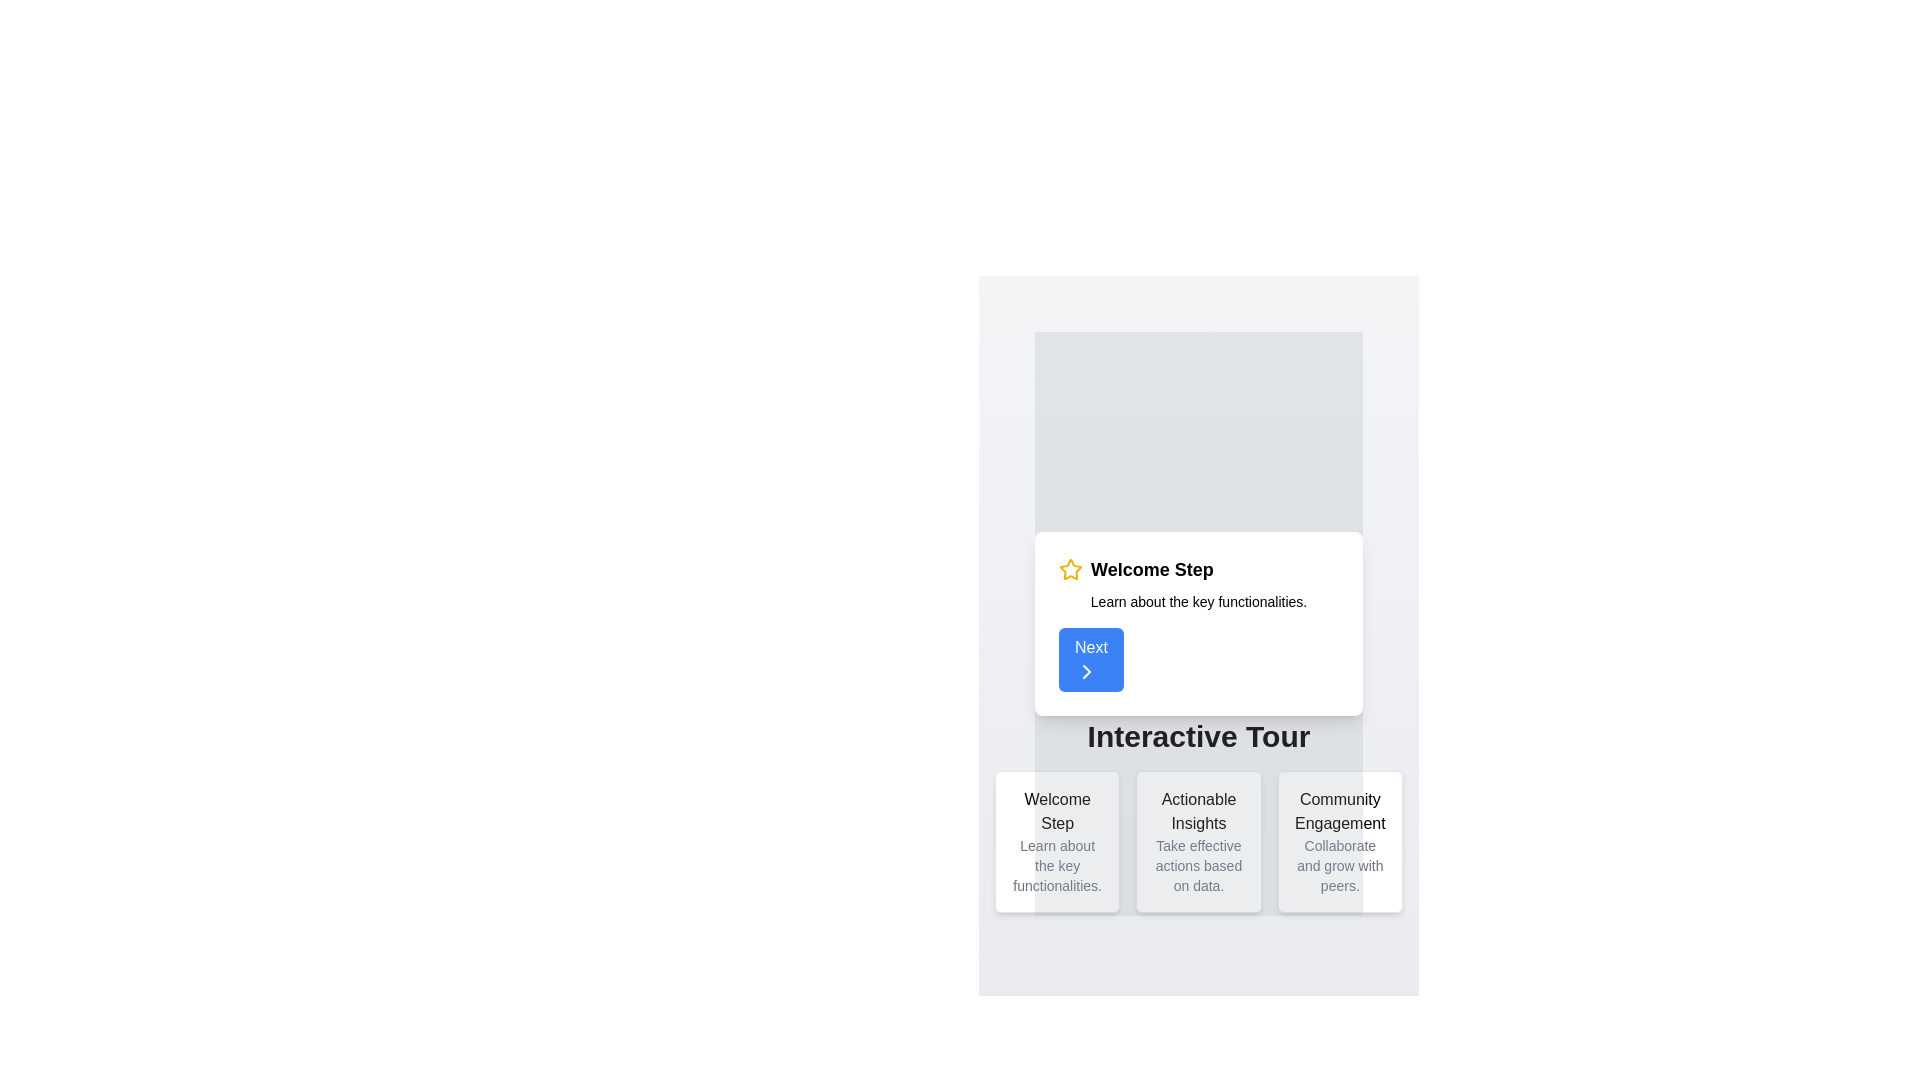 The image size is (1920, 1080). Describe the element at coordinates (1056, 865) in the screenshot. I see `the text label displaying 'Learn about the key functionalities.' which is styled in small gray font and located below the 'Welcome Step' header in the white card` at that location.